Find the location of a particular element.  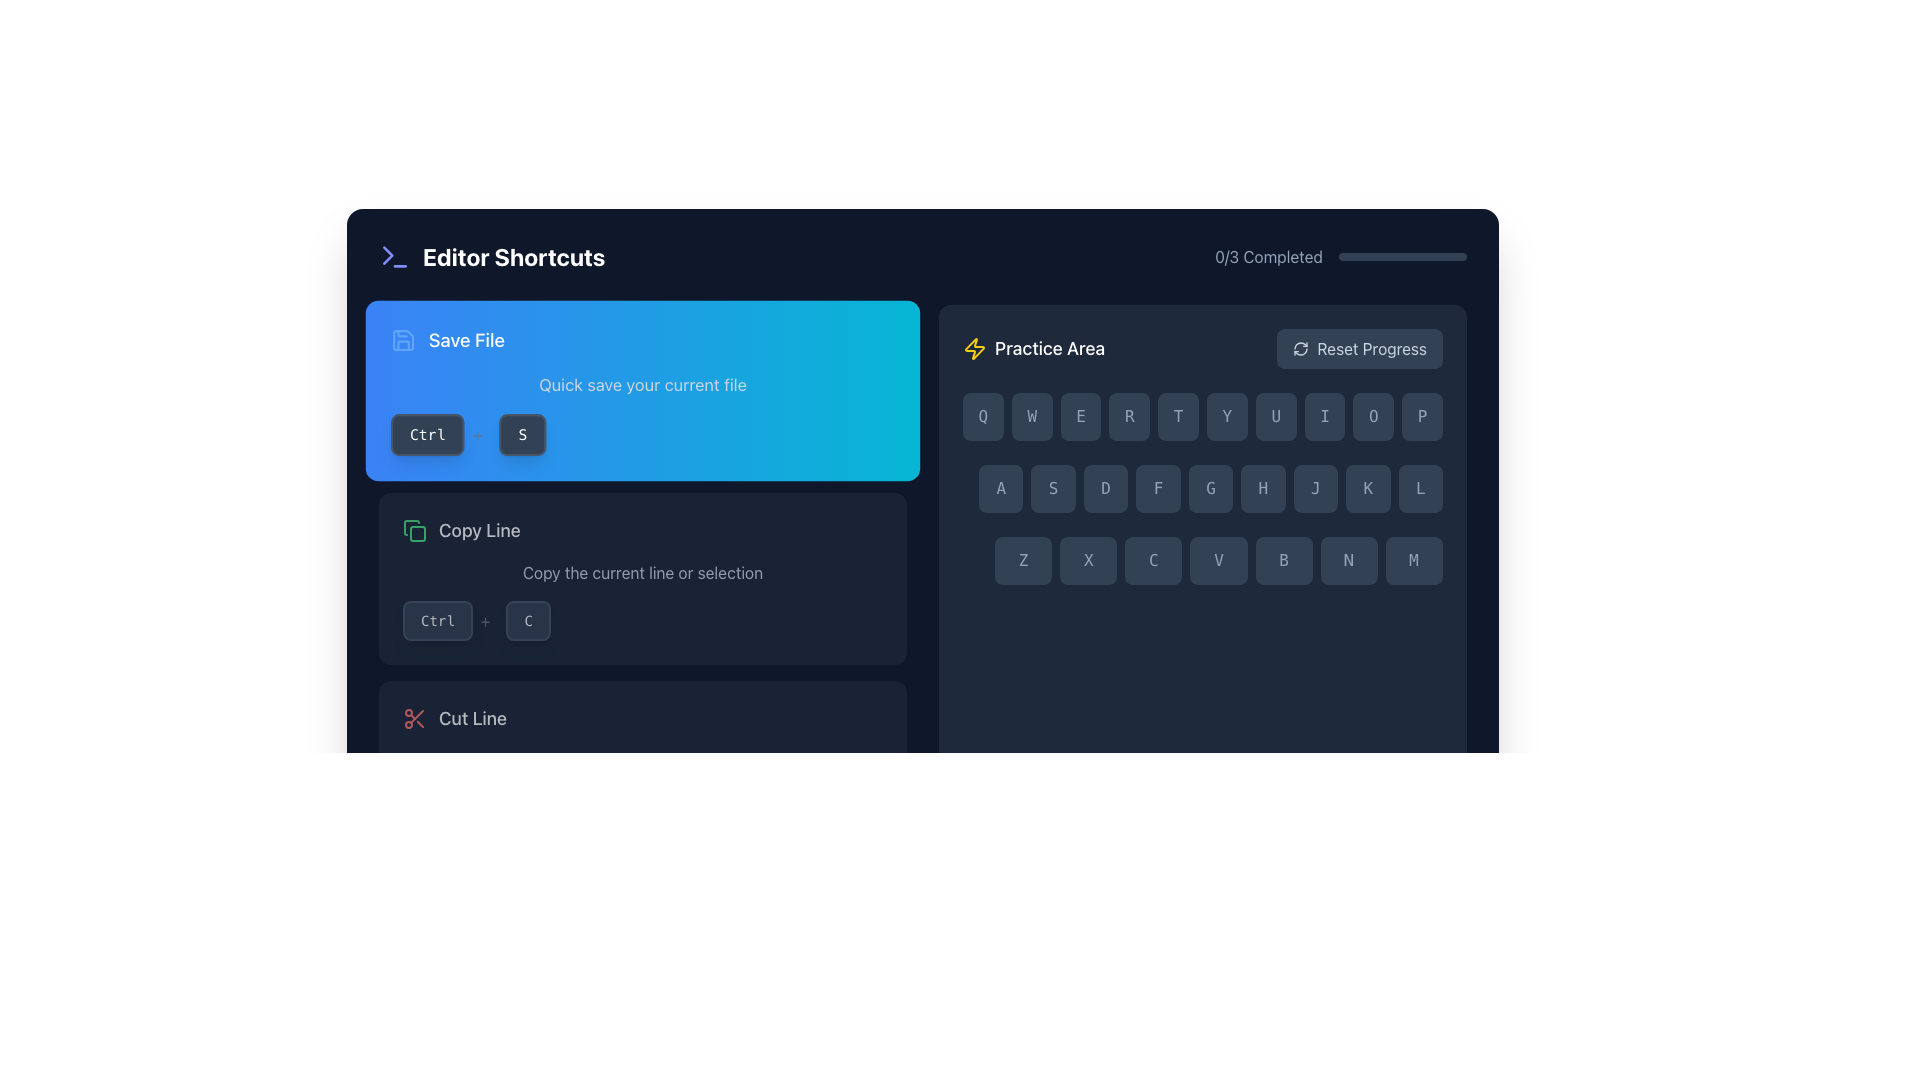

the leftmost inner graphical component of the 'Copy Line' SVG icon is located at coordinates (411, 527).